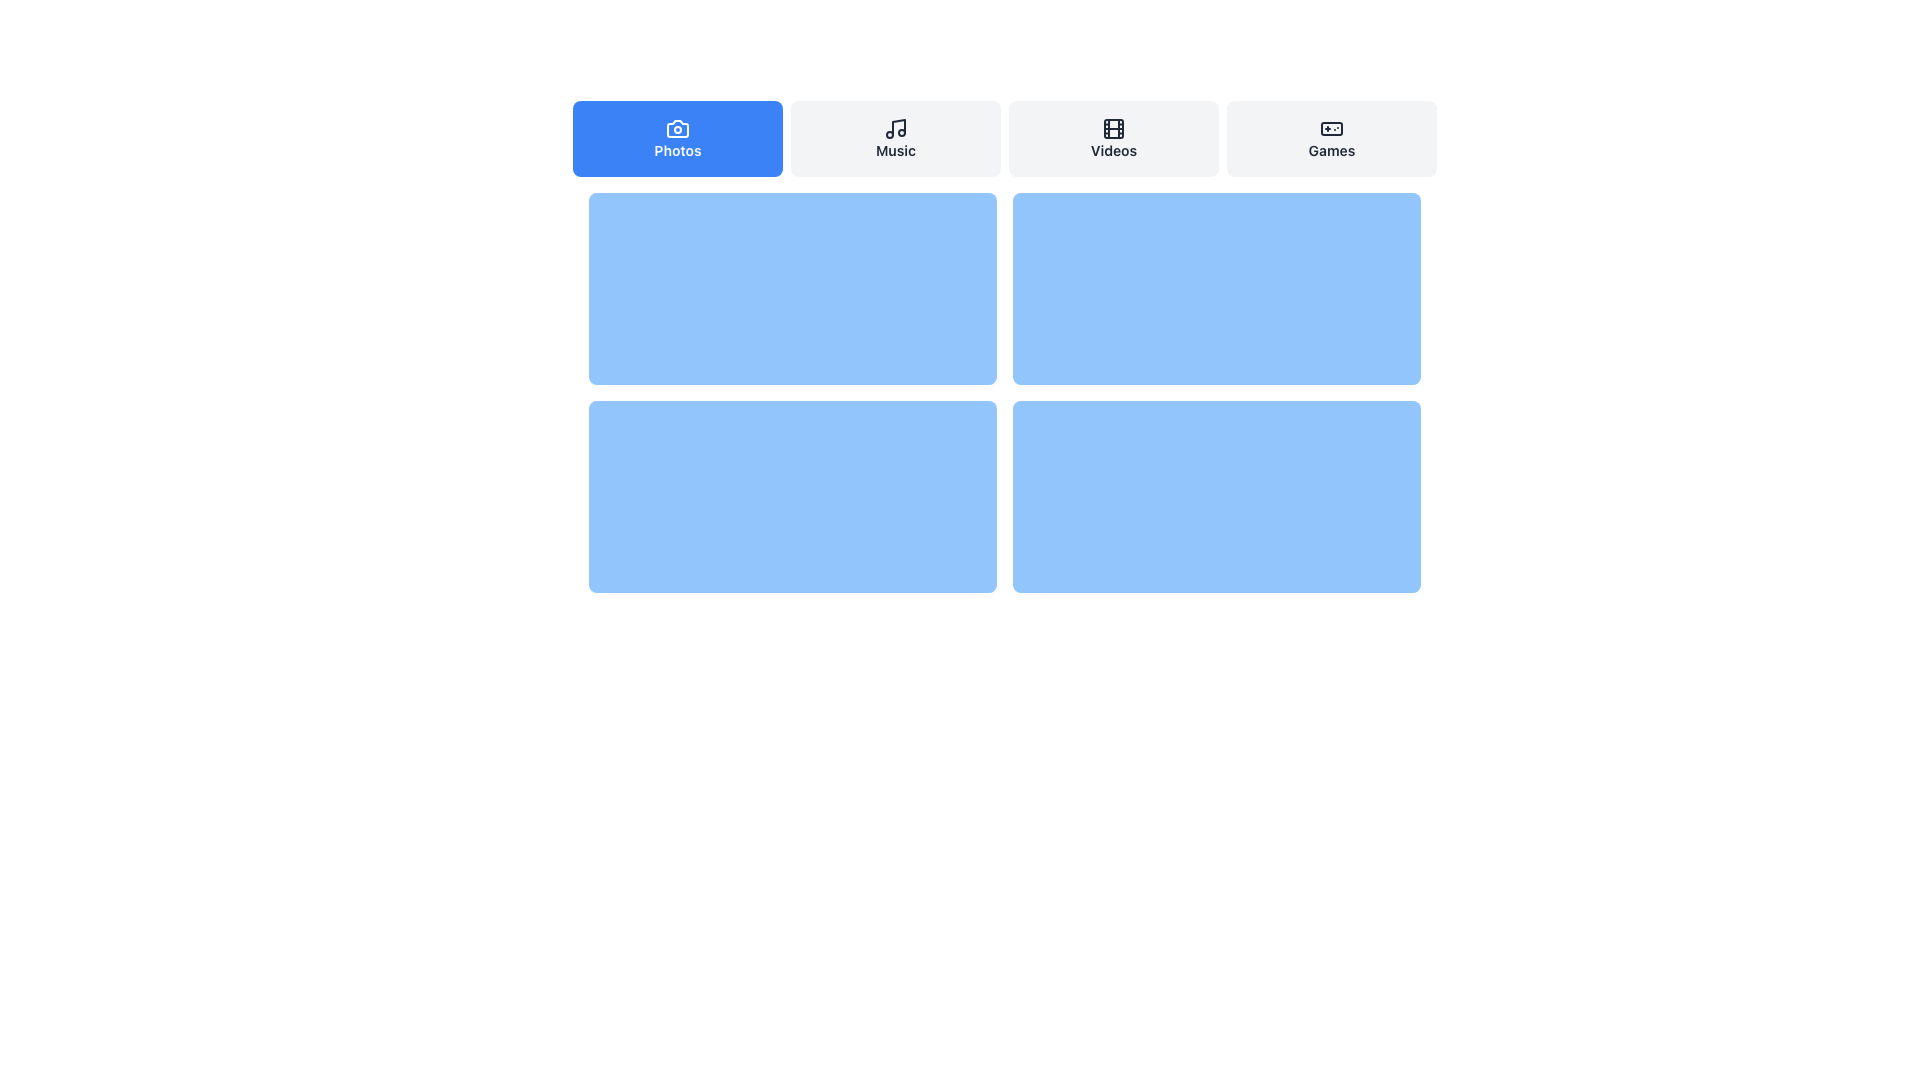  I want to click on camera icon within the blue 'Photos' button located in the top-left section of the navigation menu, so click(677, 128).